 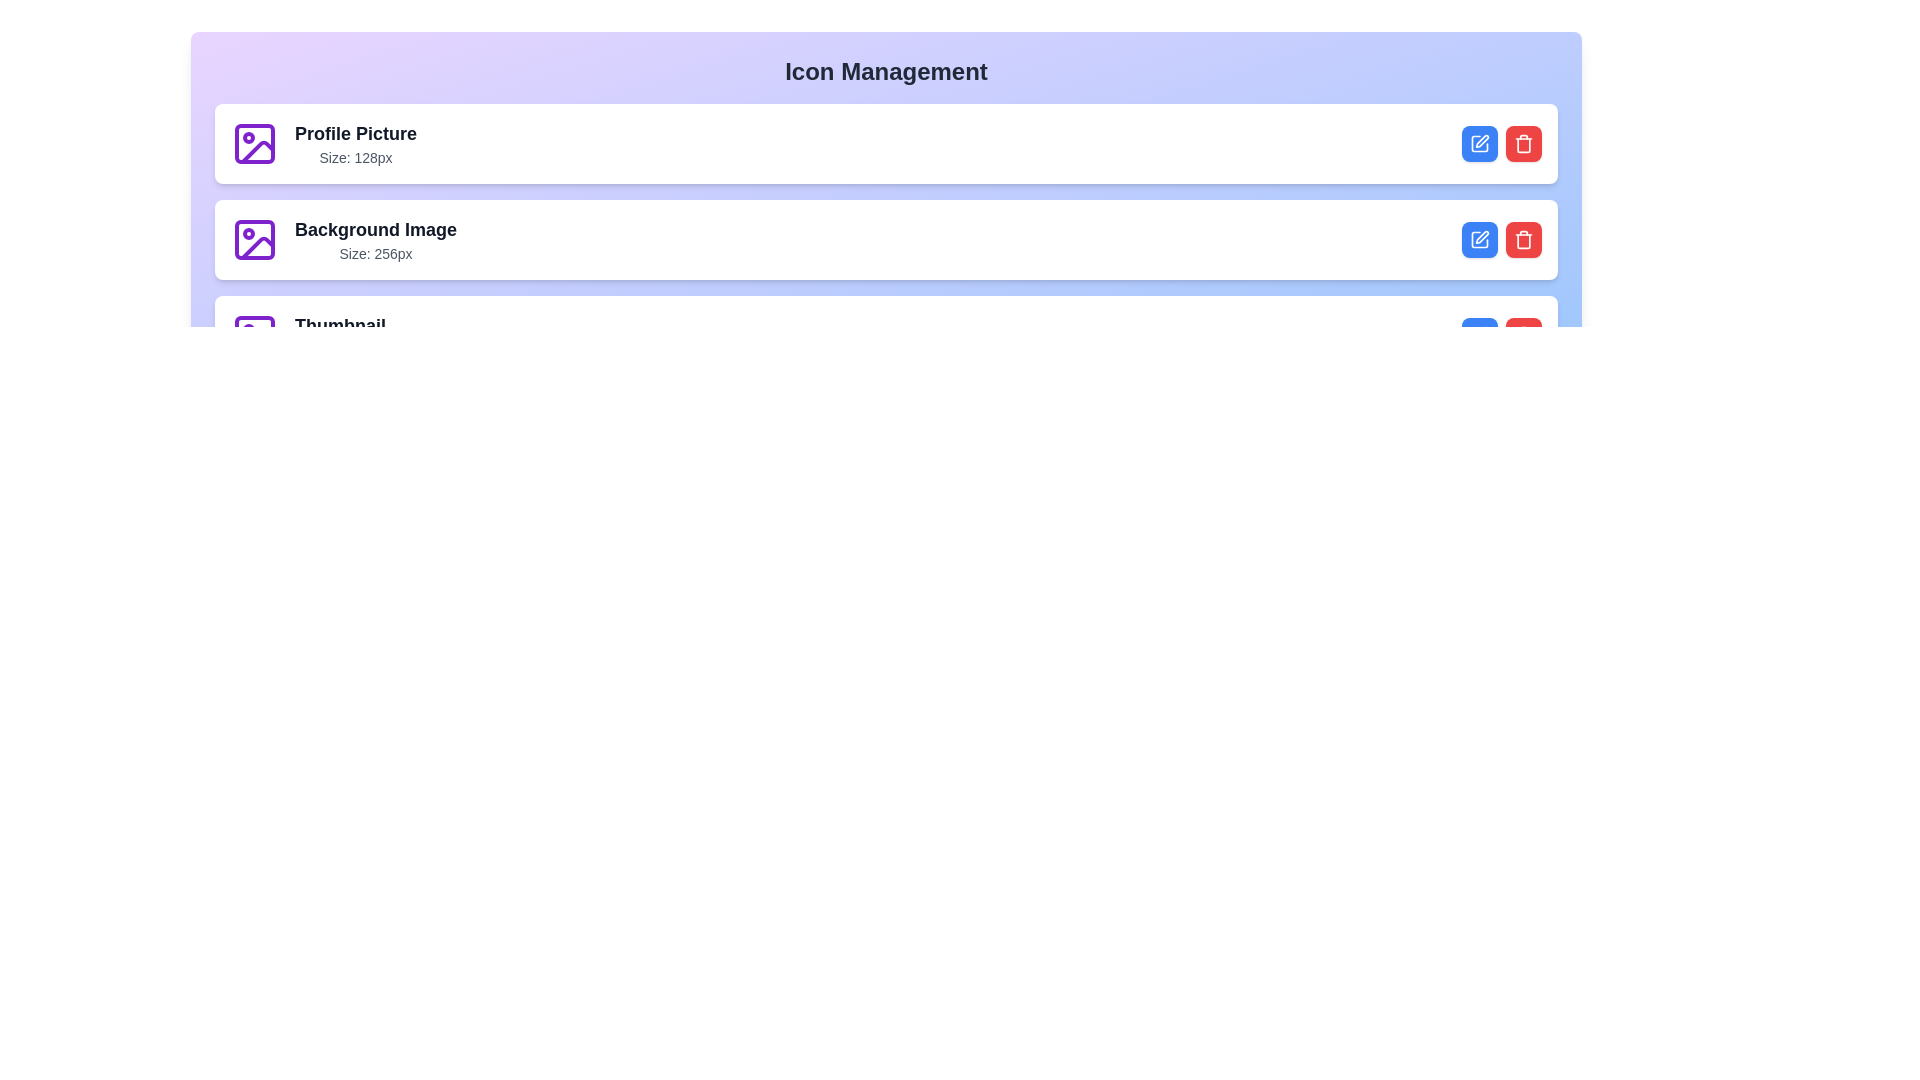 What do you see at coordinates (253, 238) in the screenshot?
I see `the purple SVG icon representing an image located in the second row of the 'Icon Management' section, positioned to the left of 'Background Image' and 'Size: 256px'` at bounding box center [253, 238].